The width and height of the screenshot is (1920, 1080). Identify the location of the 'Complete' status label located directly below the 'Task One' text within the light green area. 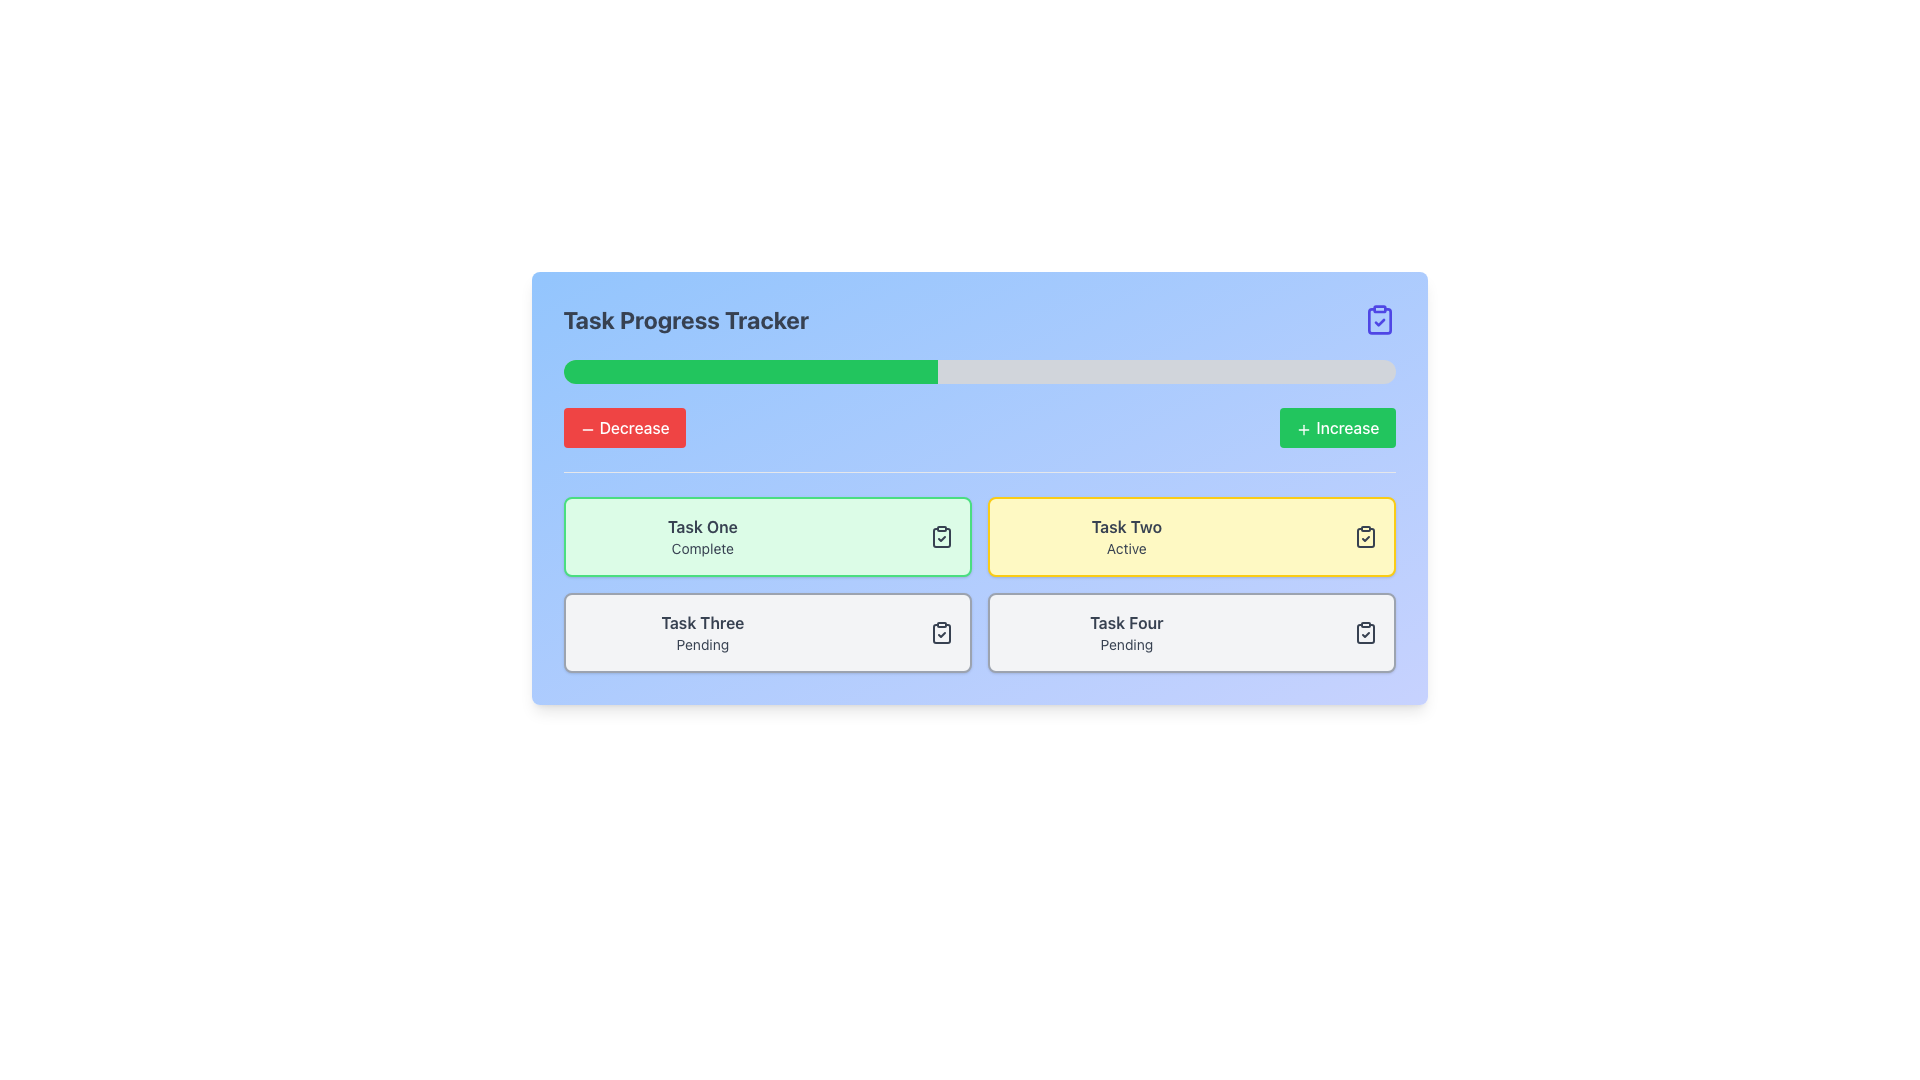
(702, 548).